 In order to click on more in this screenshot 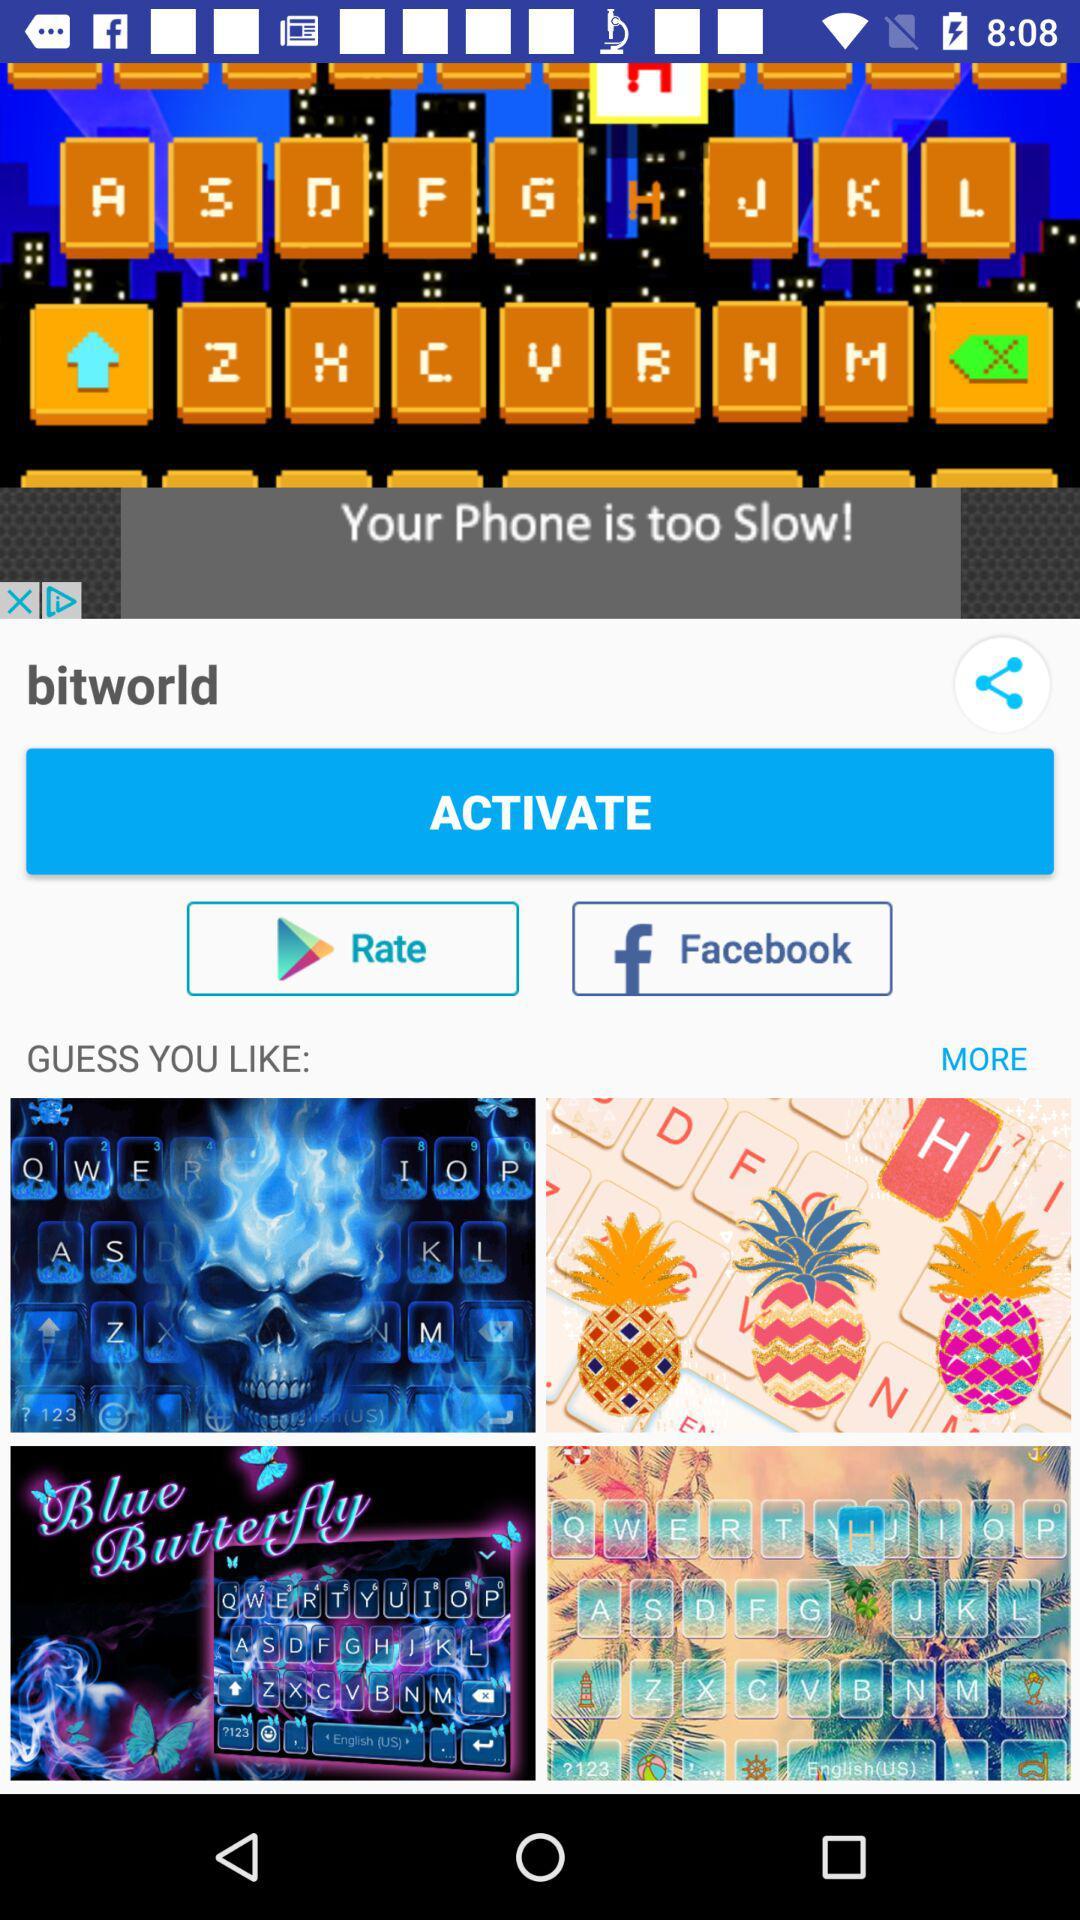, I will do `click(982, 1056)`.